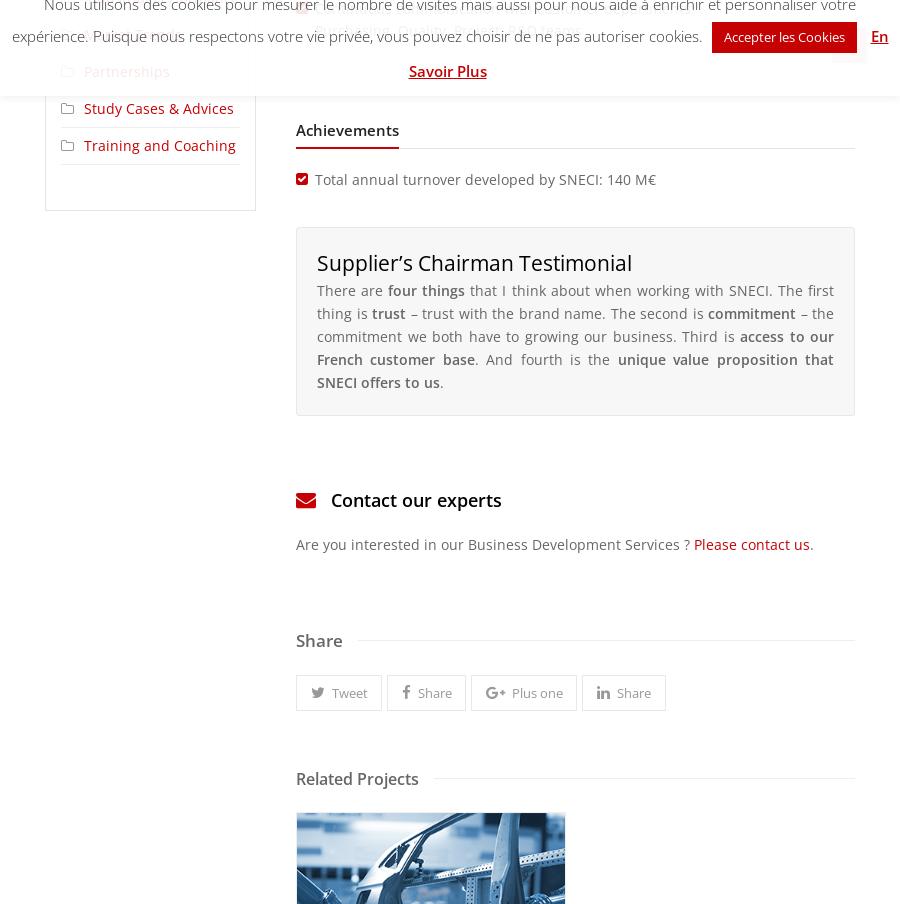 The height and width of the screenshot is (904, 900). Describe the element at coordinates (544, 358) in the screenshot. I see `'. And fourth is the'` at that location.